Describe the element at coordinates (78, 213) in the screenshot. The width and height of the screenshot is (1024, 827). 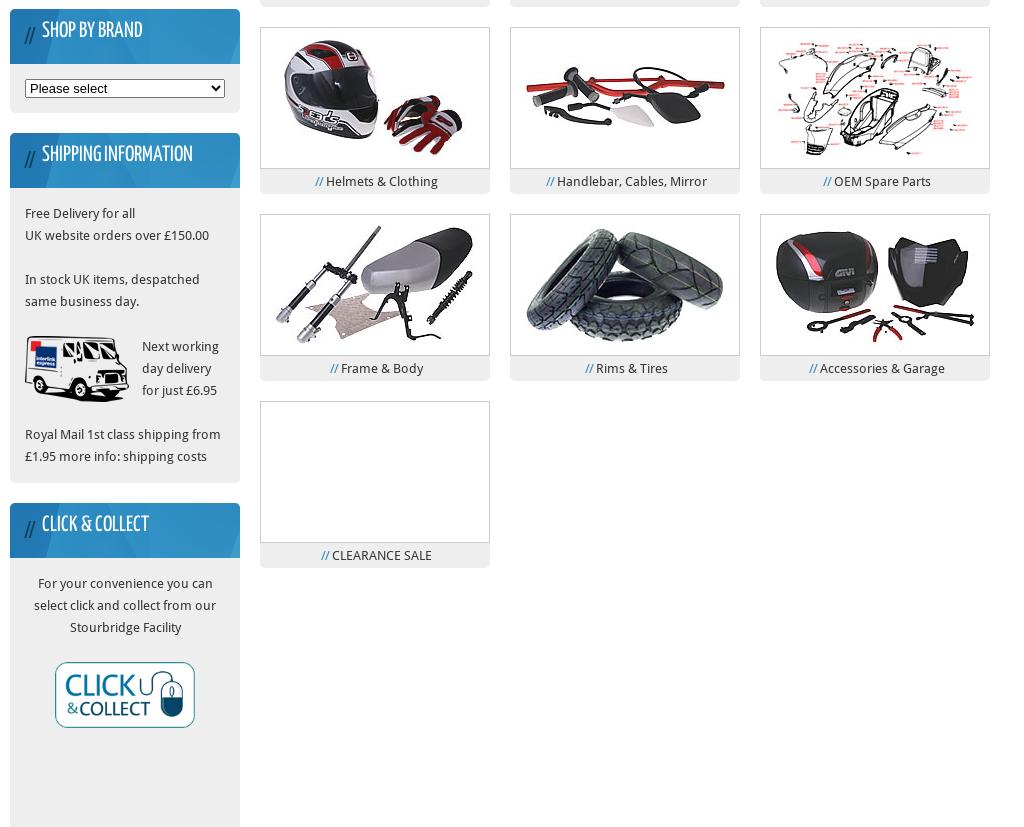
I see `'Free Delivery for all'` at that location.